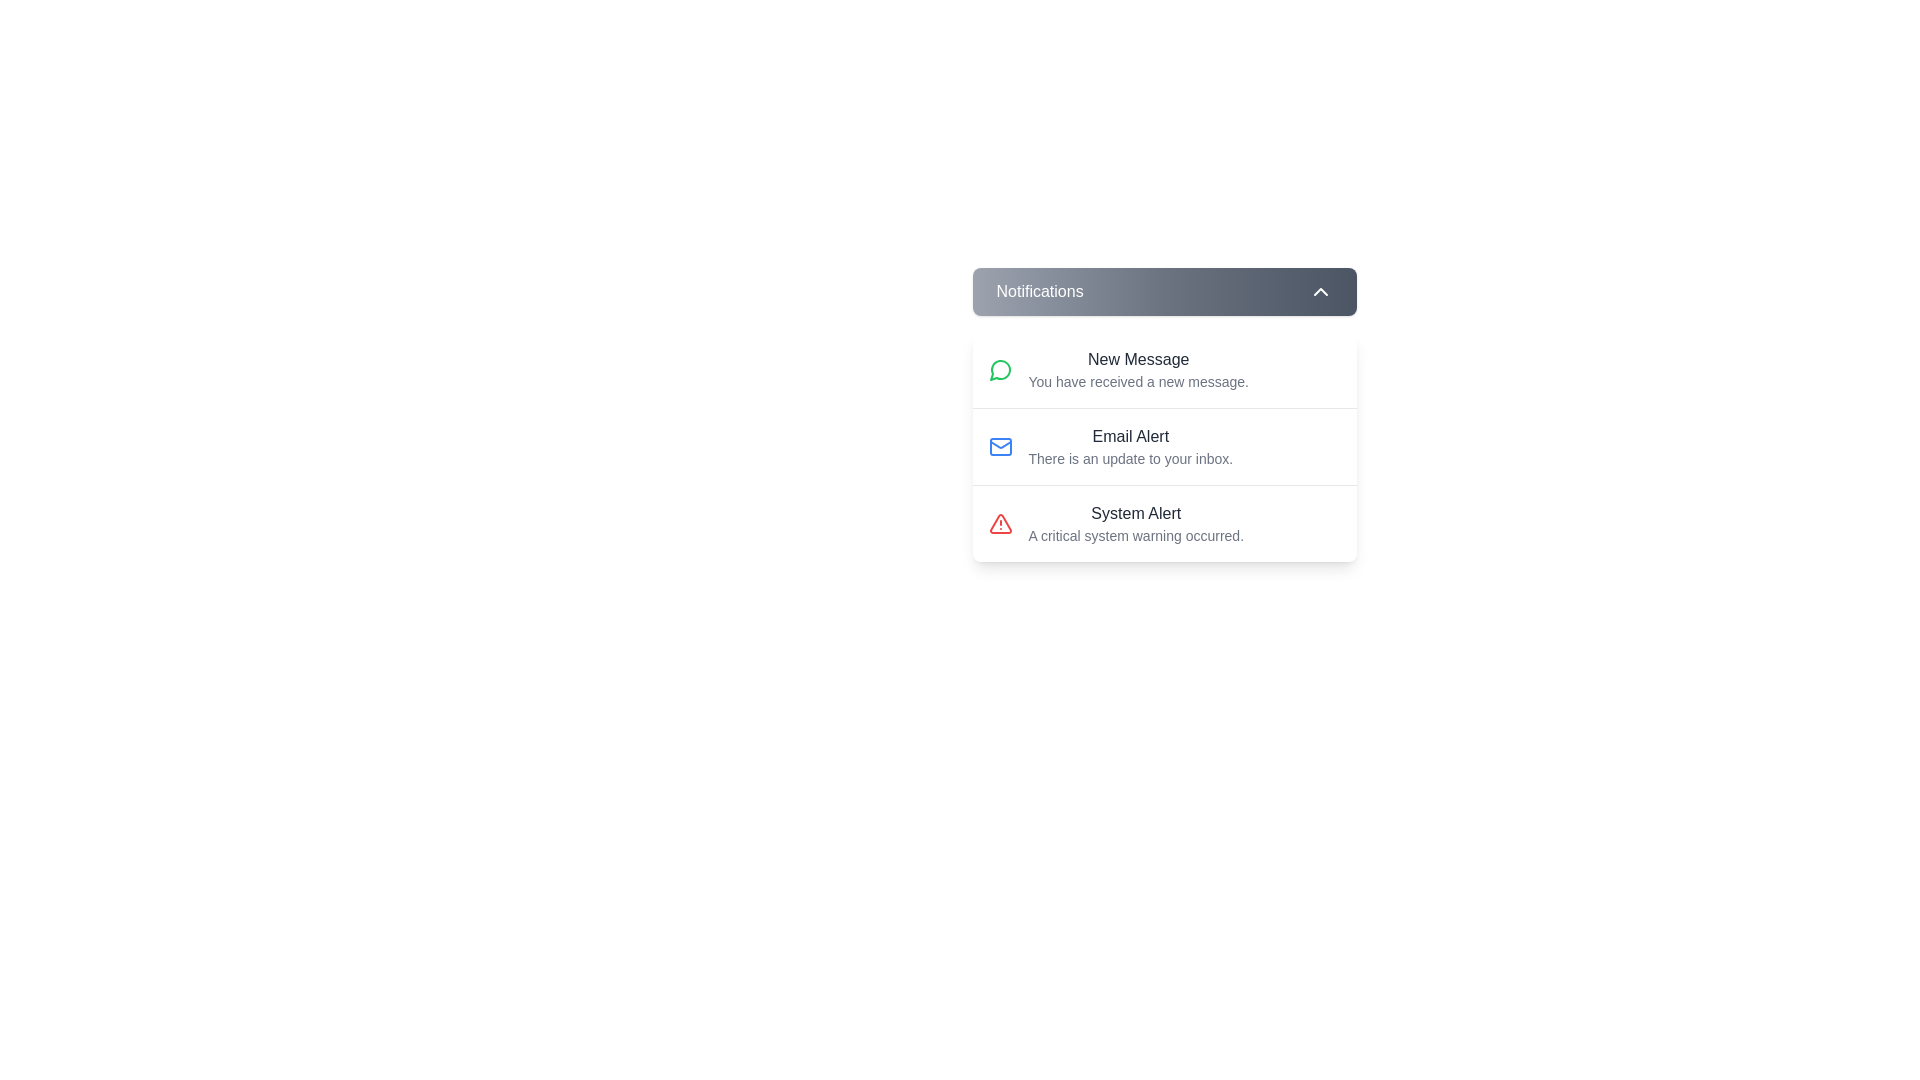  I want to click on the circular speech bubble icon with a green outline, located, so click(999, 370).